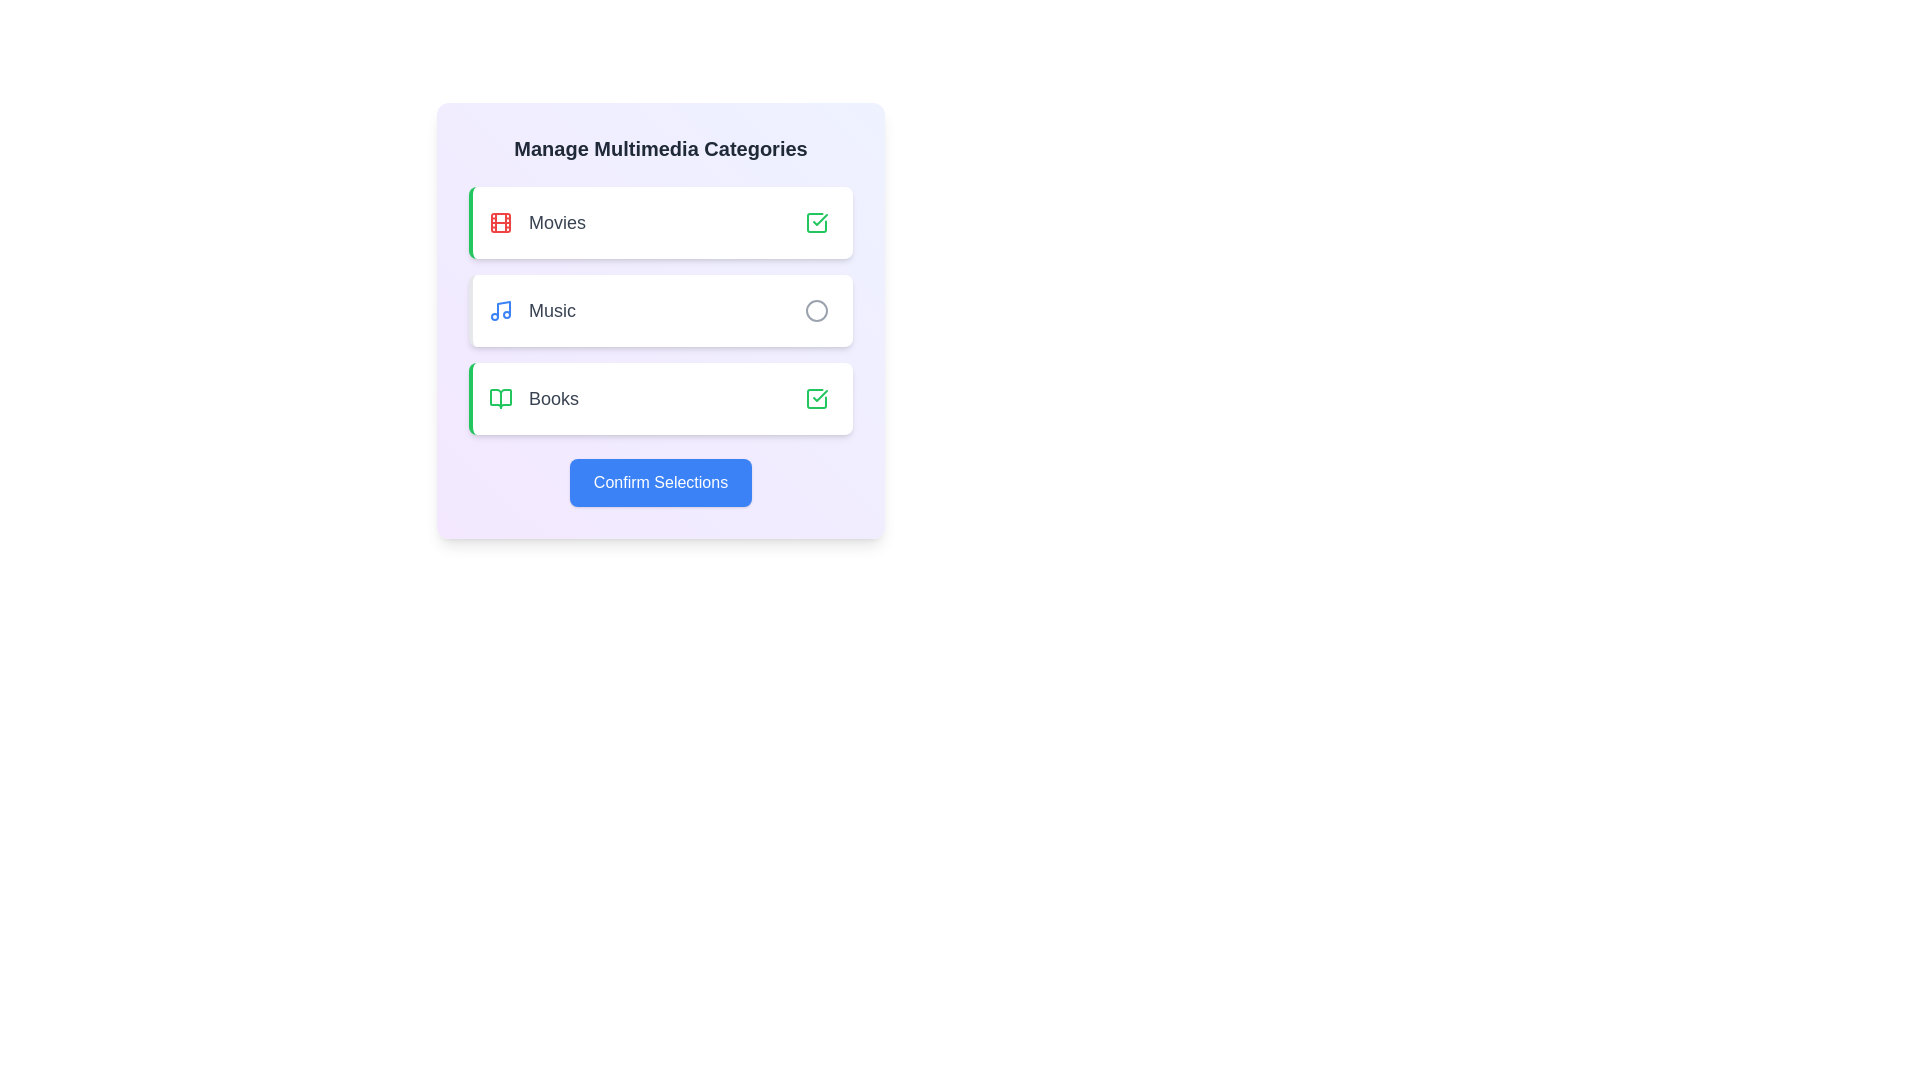 The width and height of the screenshot is (1920, 1080). What do you see at coordinates (661, 311) in the screenshot?
I see `the category Music to inspect its icon and text` at bounding box center [661, 311].